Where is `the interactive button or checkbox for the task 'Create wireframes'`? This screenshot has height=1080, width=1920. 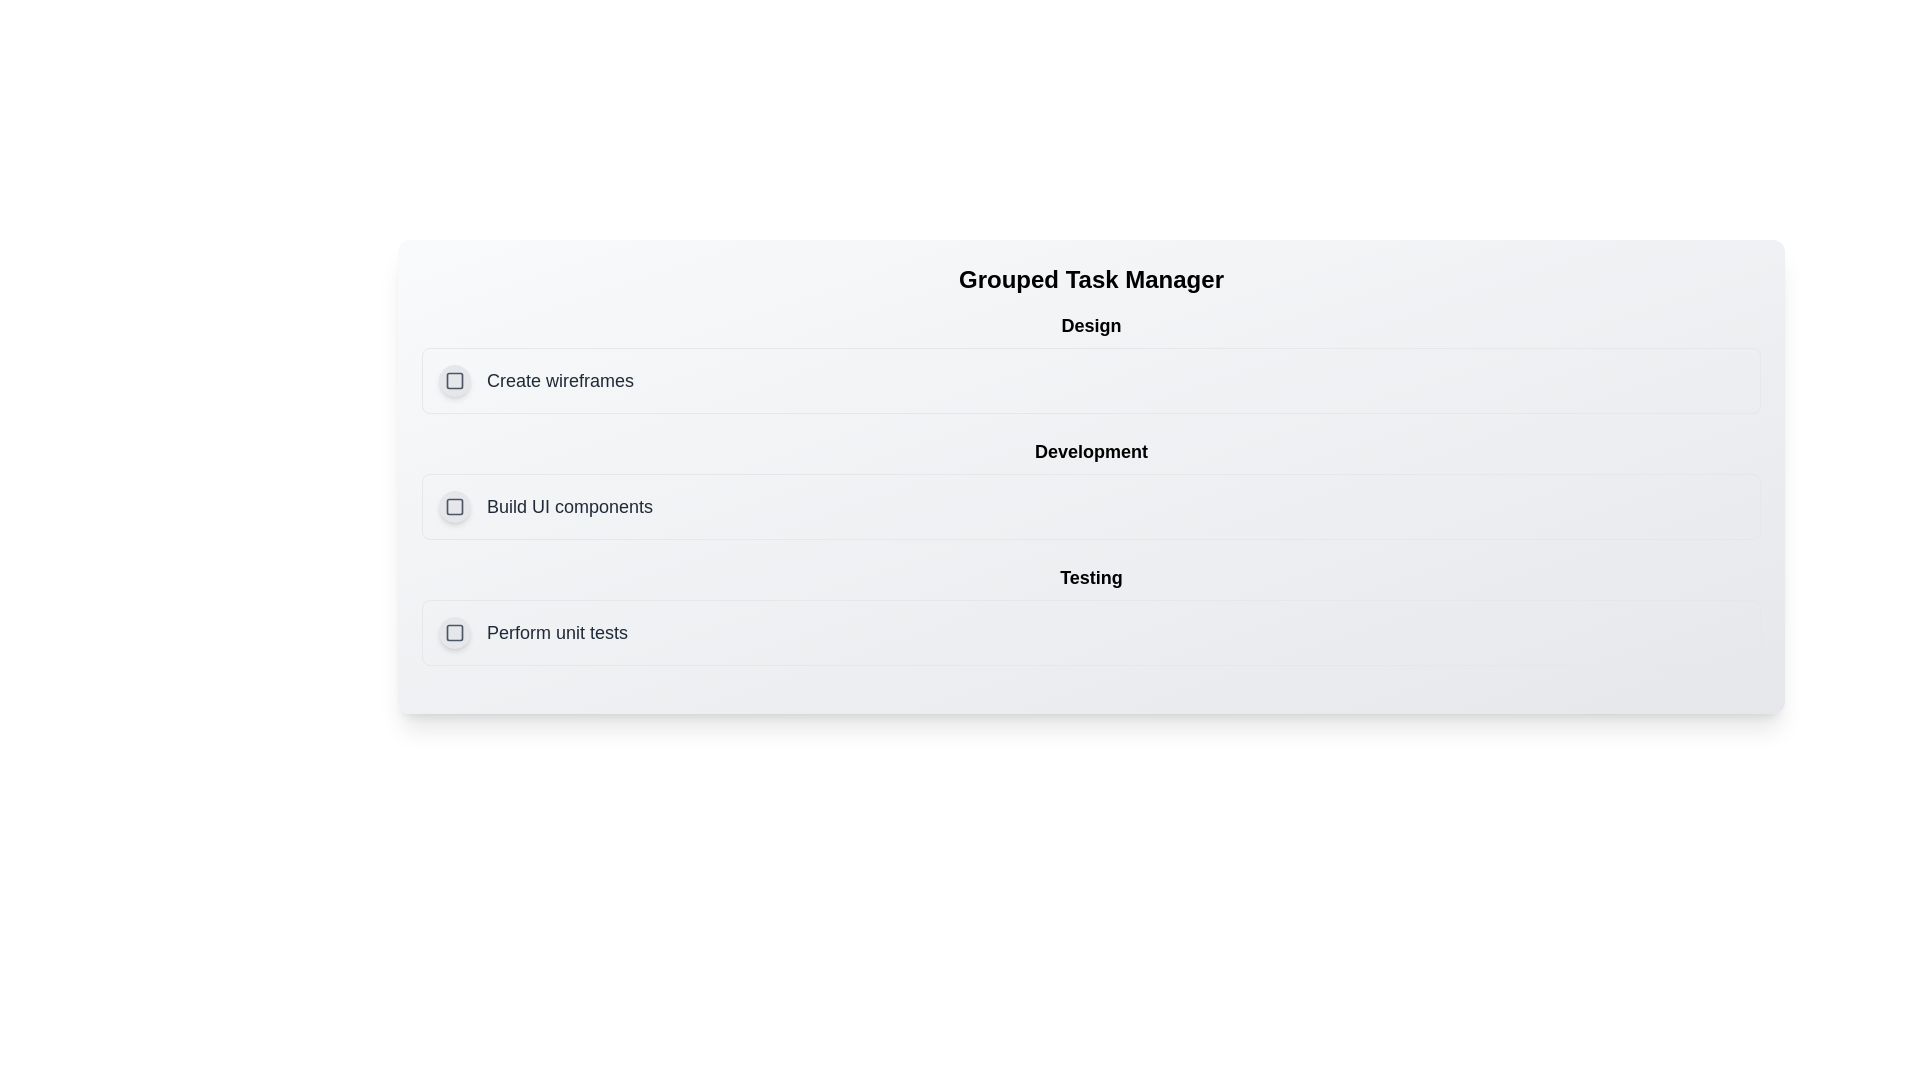 the interactive button or checkbox for the task 'Create wireframes' is located at coordinates (454, 381).